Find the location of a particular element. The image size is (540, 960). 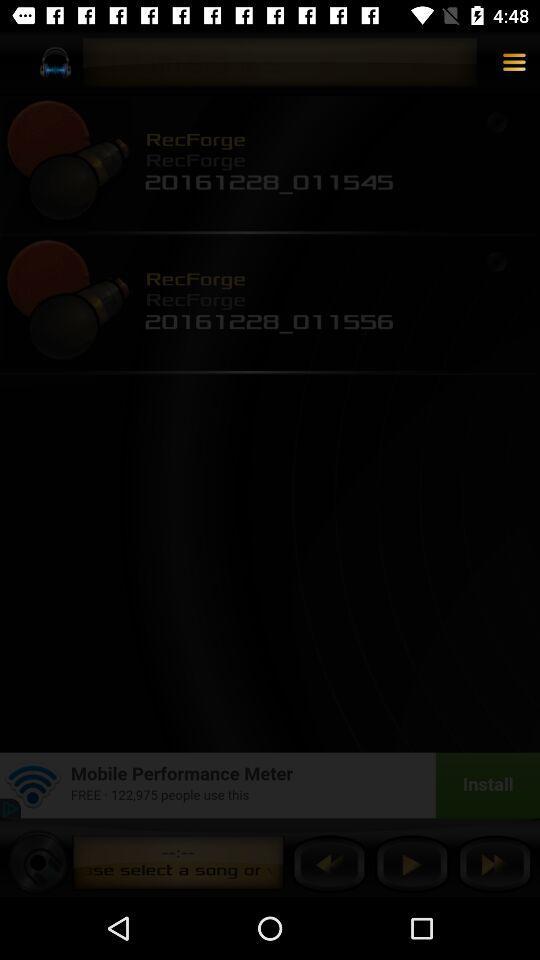

the icon on top left is located at coordinates (55, 62).